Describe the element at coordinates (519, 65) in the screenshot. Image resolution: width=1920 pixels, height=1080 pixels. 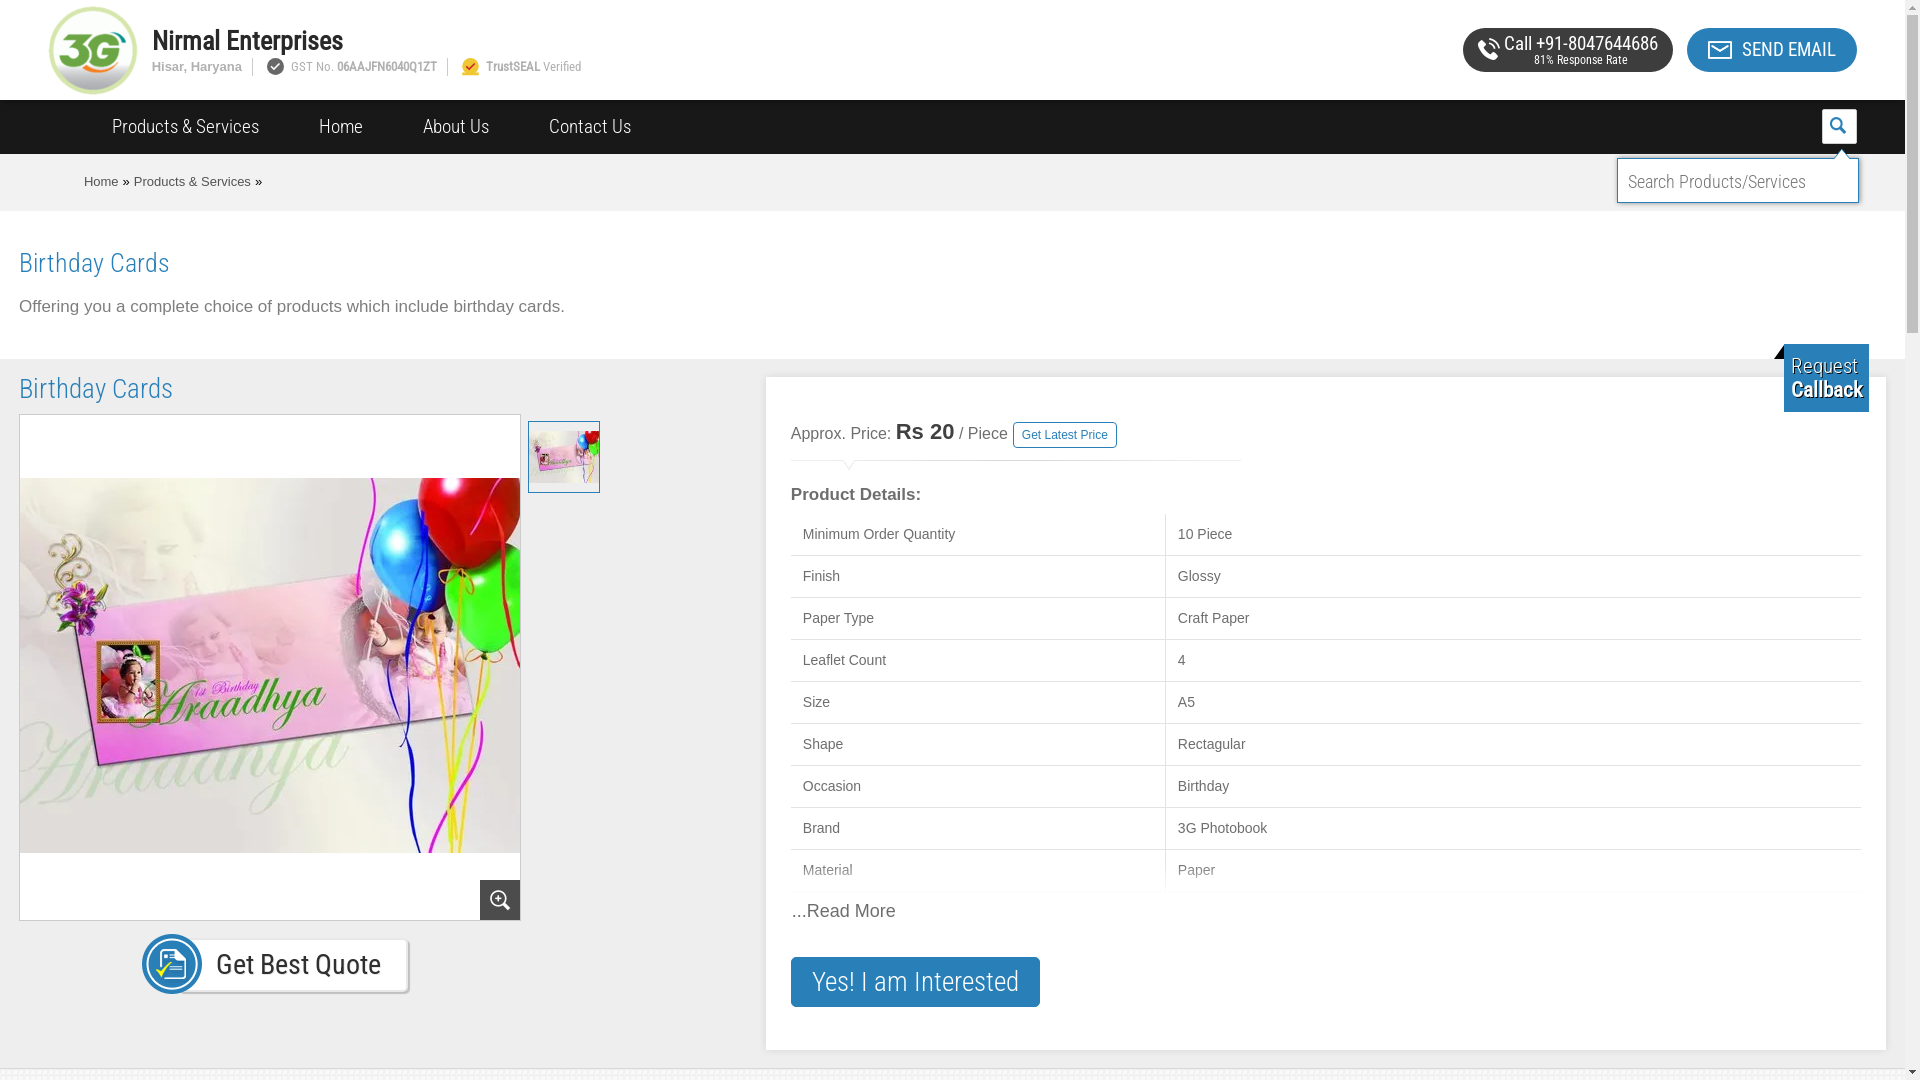
I see `'TrustSEAL Verified'` at that location.